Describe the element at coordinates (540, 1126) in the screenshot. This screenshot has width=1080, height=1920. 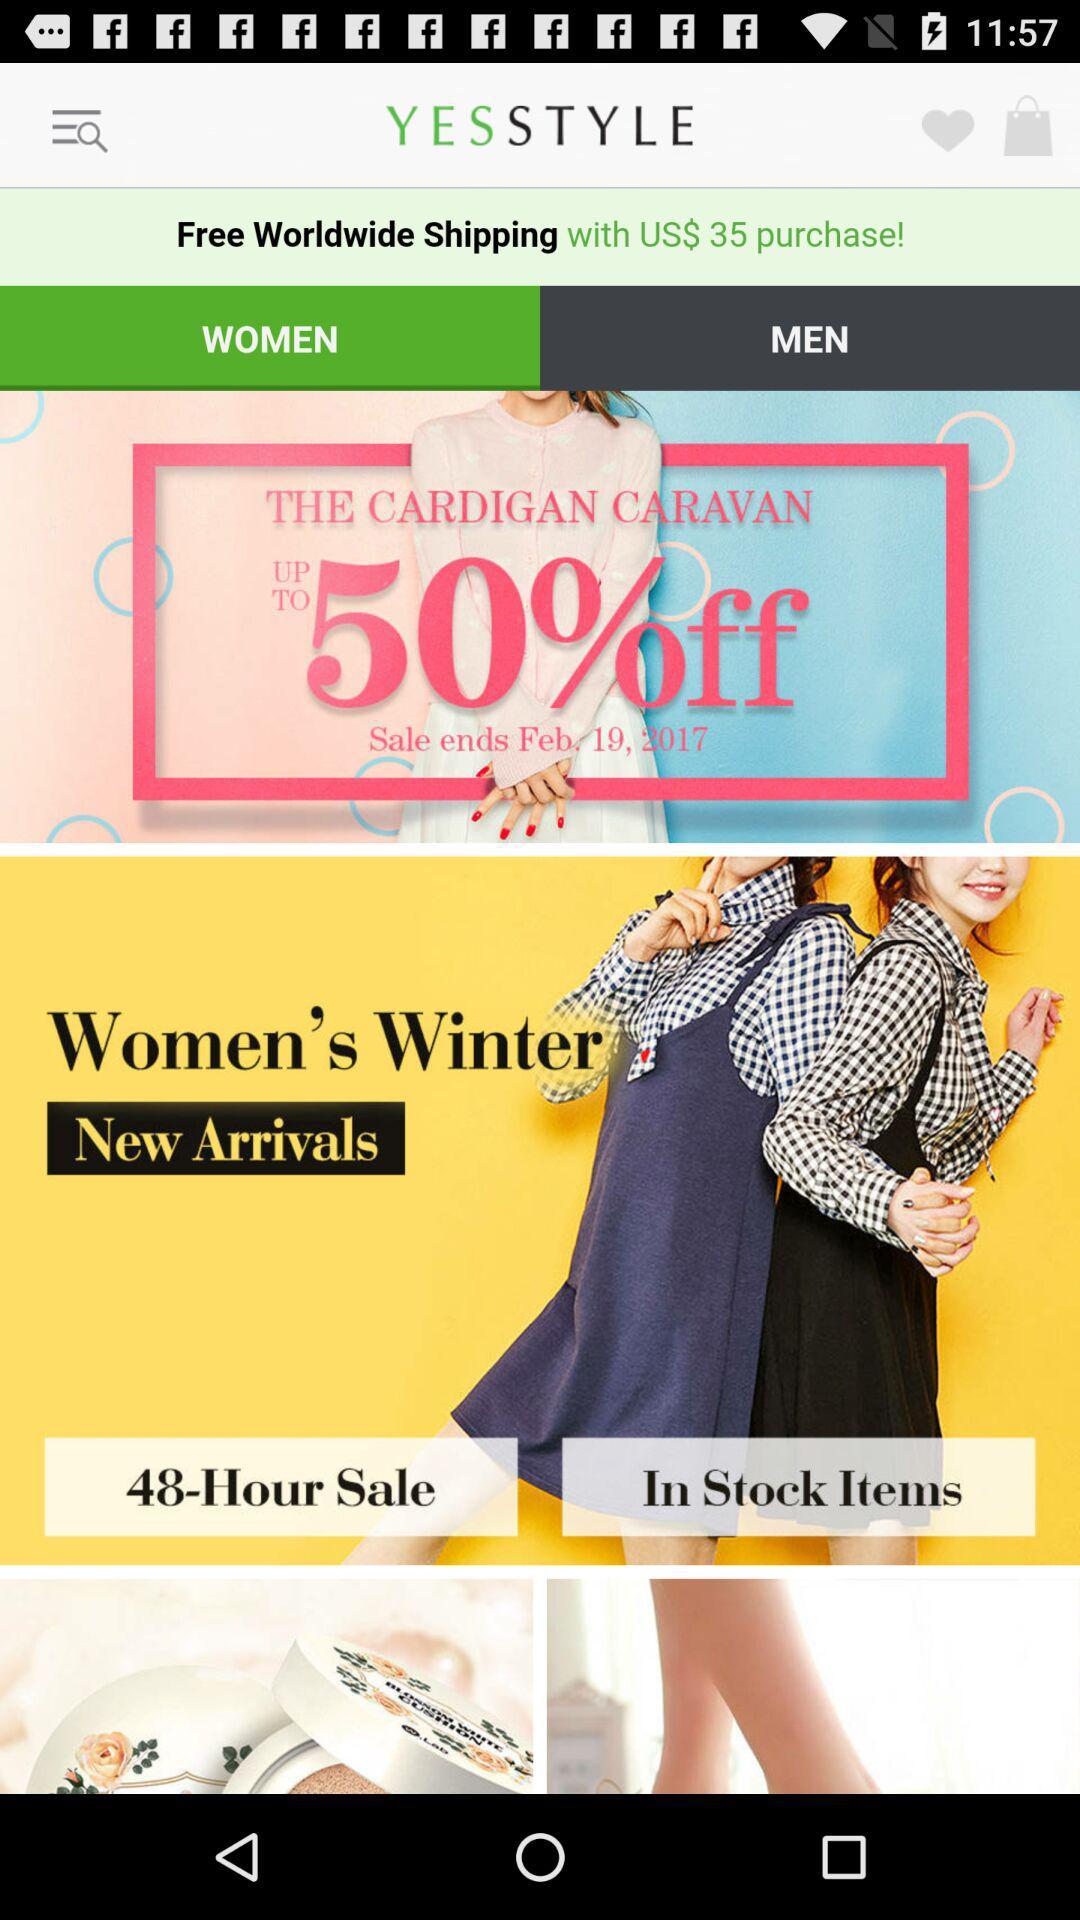
I see `open new arrivals` at that location.